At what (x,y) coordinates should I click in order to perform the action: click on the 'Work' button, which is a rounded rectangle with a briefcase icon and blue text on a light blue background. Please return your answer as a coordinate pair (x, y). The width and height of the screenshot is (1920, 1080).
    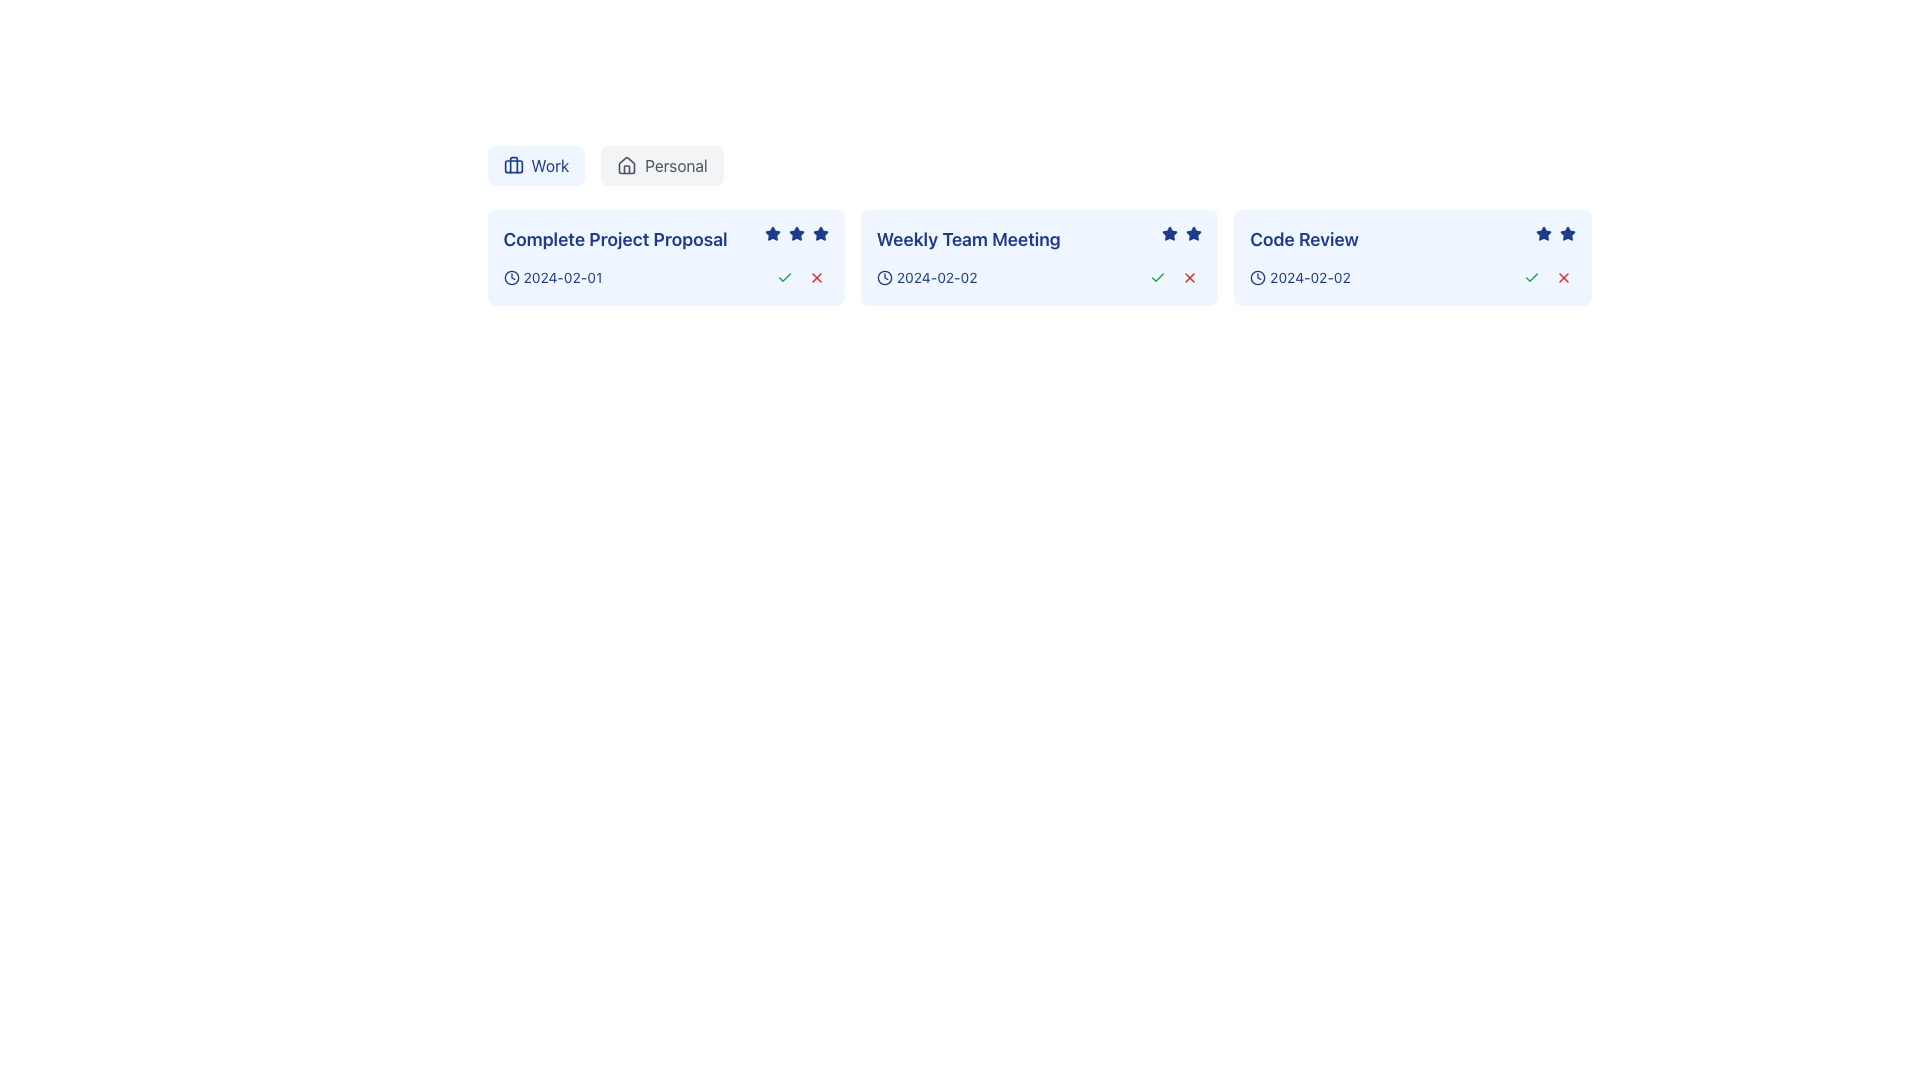
    Looking at the image, I should click on (536, 164).